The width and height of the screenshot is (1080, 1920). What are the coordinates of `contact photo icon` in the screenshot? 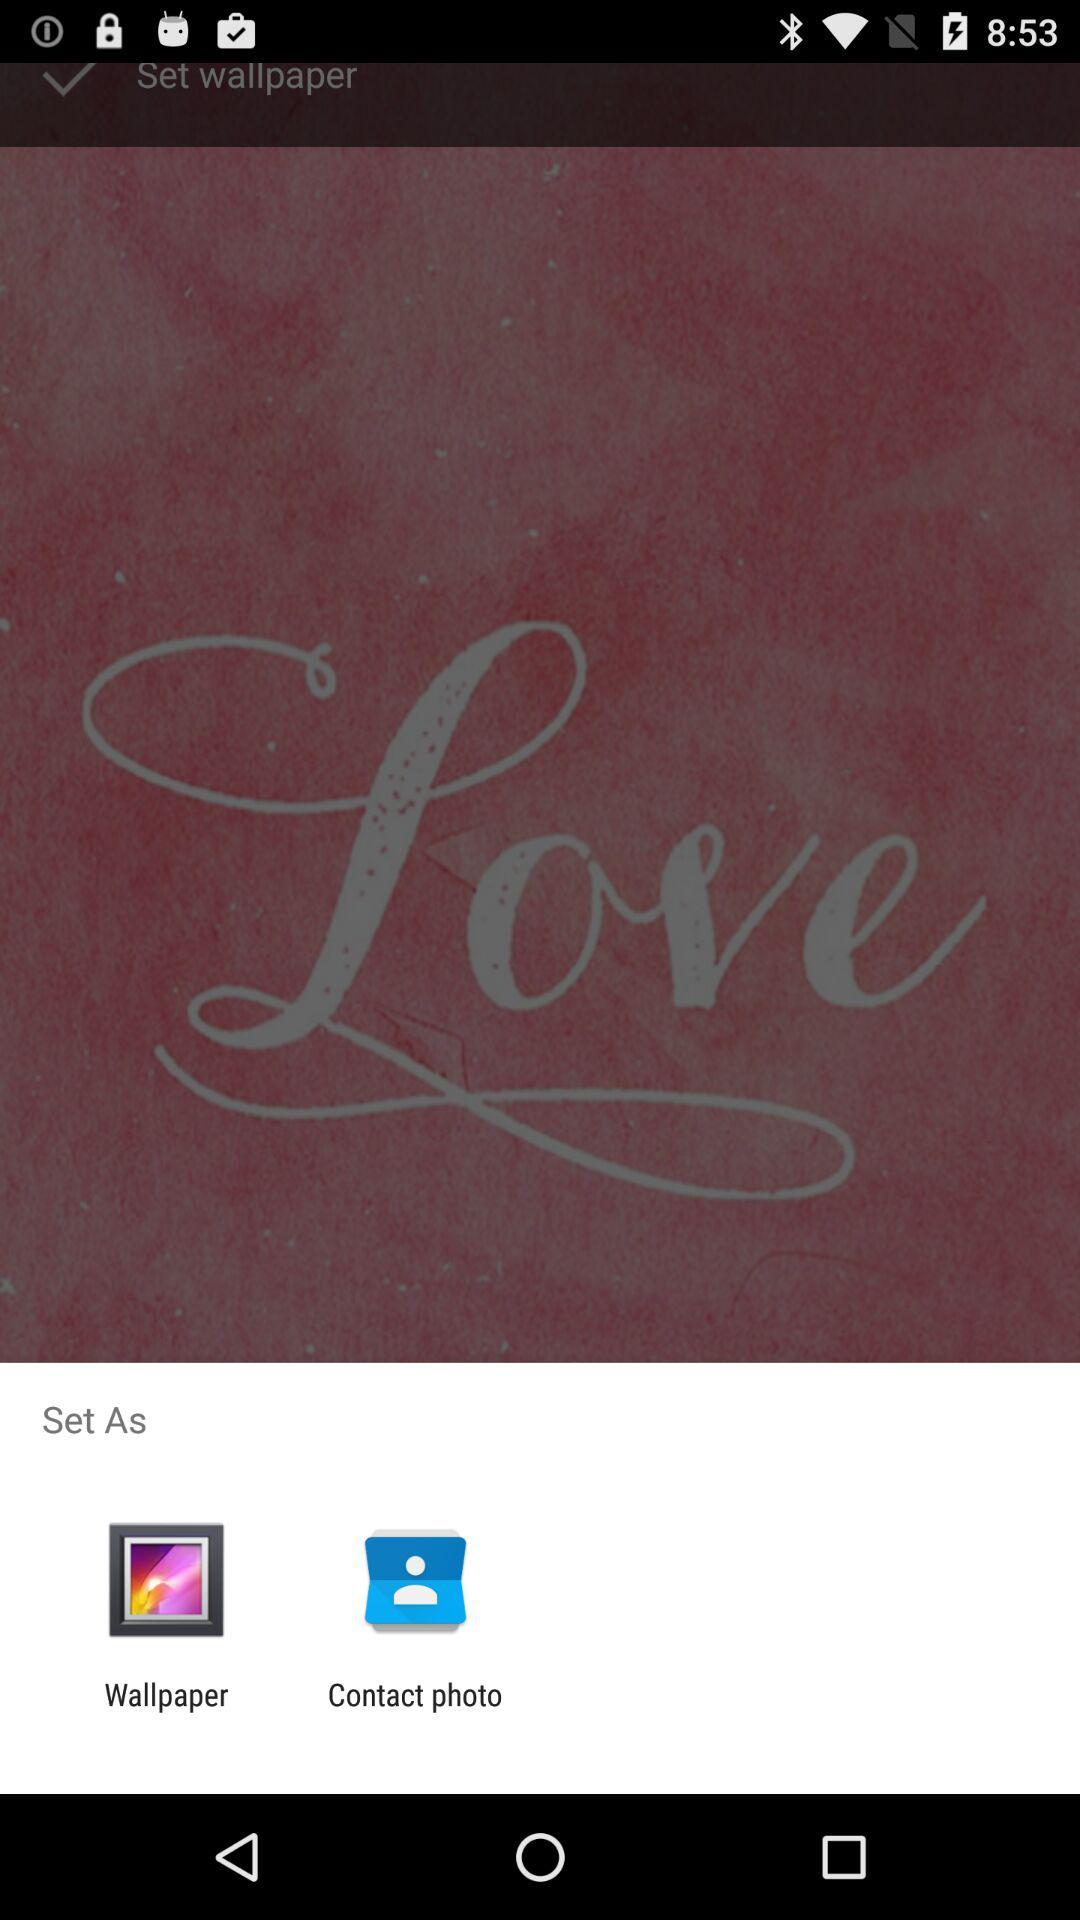 It's located at (414, 1711).